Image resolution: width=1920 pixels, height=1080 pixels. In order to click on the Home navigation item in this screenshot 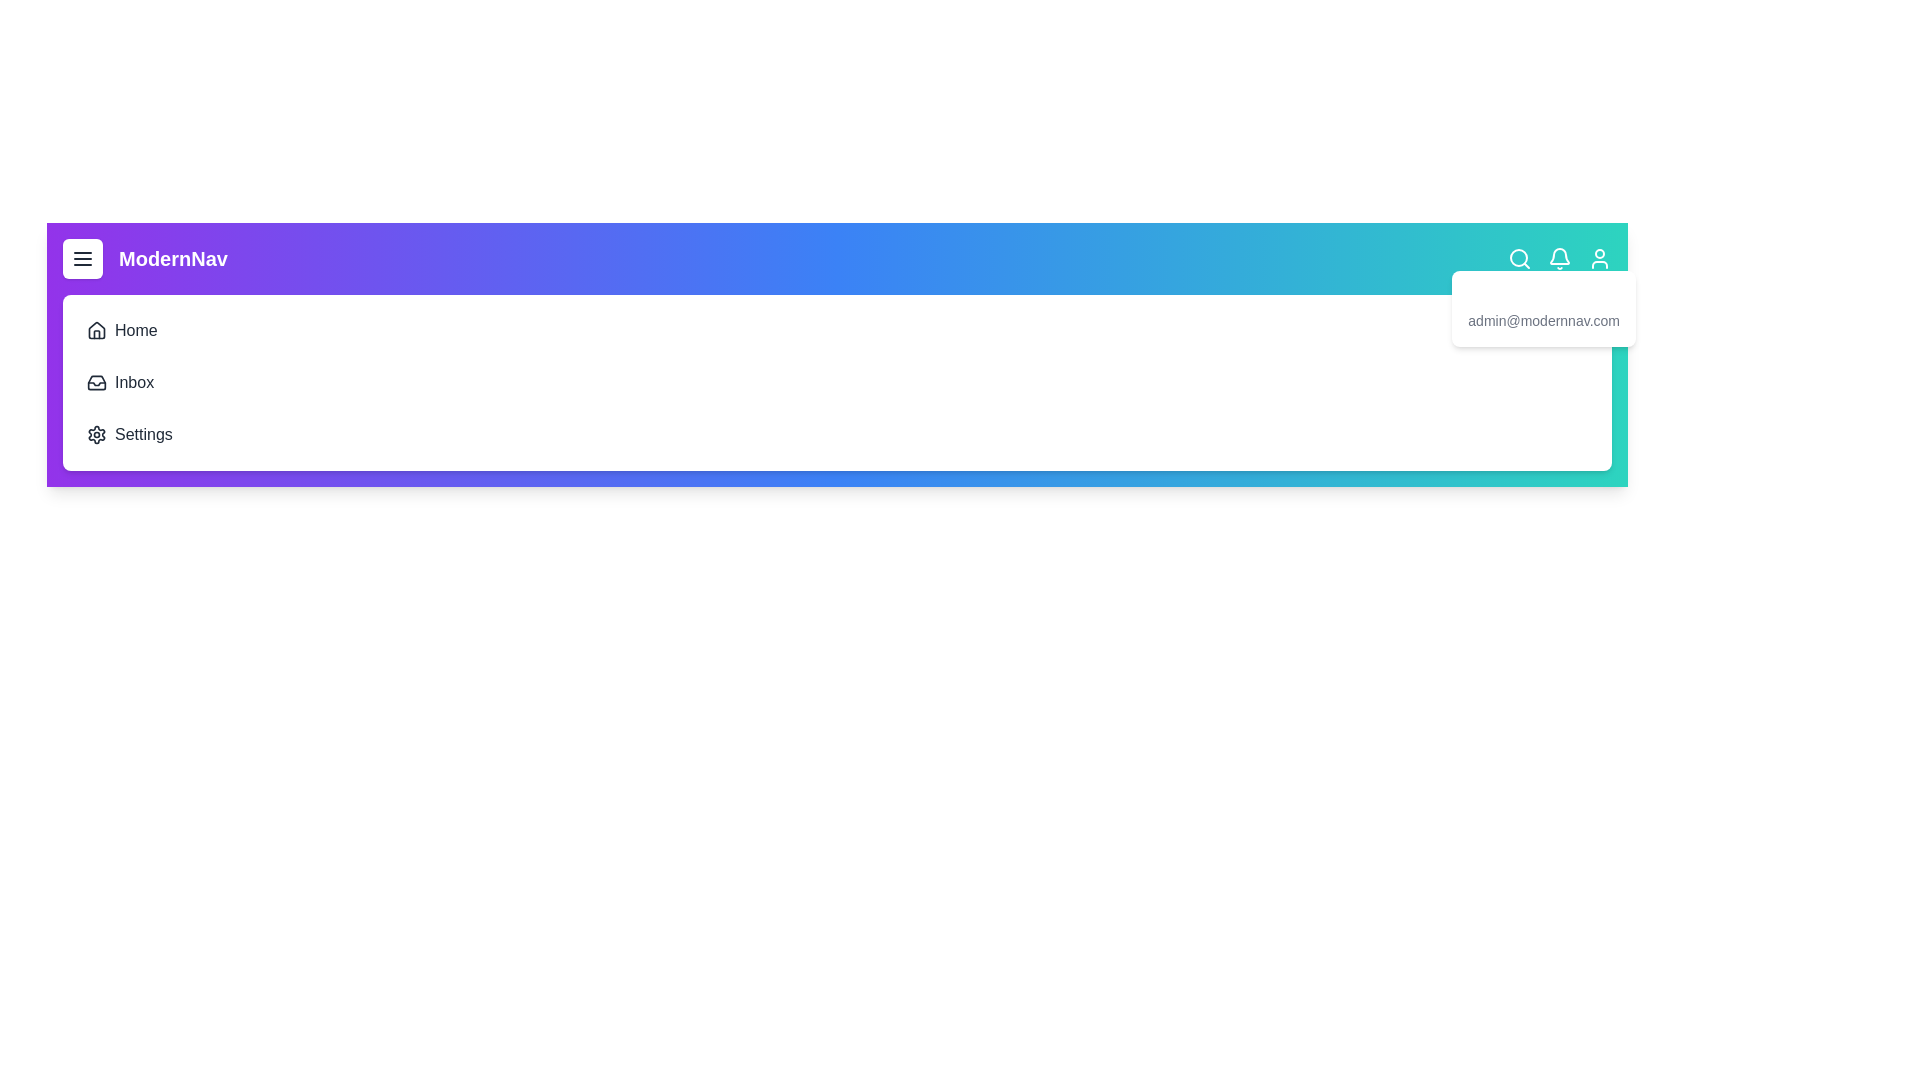, I will do `click(99, 319)`.